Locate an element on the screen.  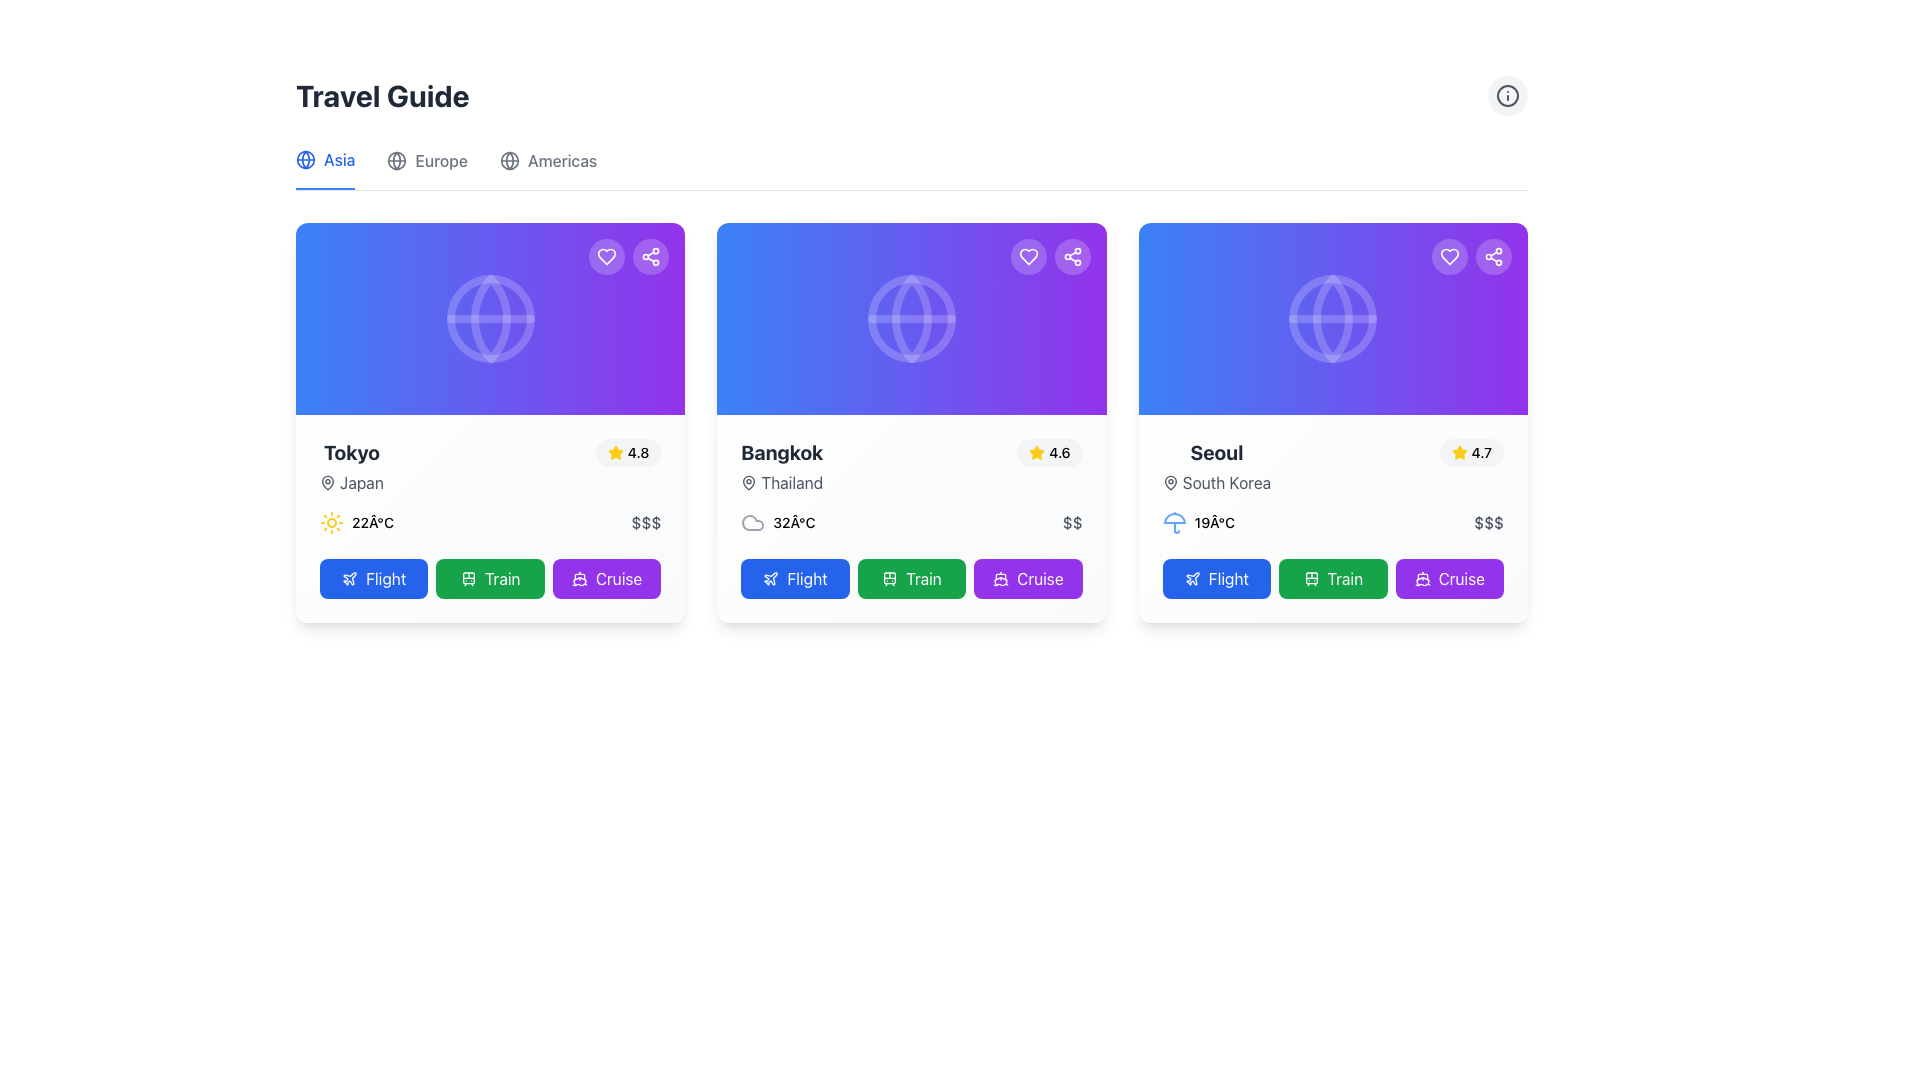
the heart symbol icon in the upper-right corner of the purple Seoul card to mark the item as a favorite is located at coordinates (1449, 256).